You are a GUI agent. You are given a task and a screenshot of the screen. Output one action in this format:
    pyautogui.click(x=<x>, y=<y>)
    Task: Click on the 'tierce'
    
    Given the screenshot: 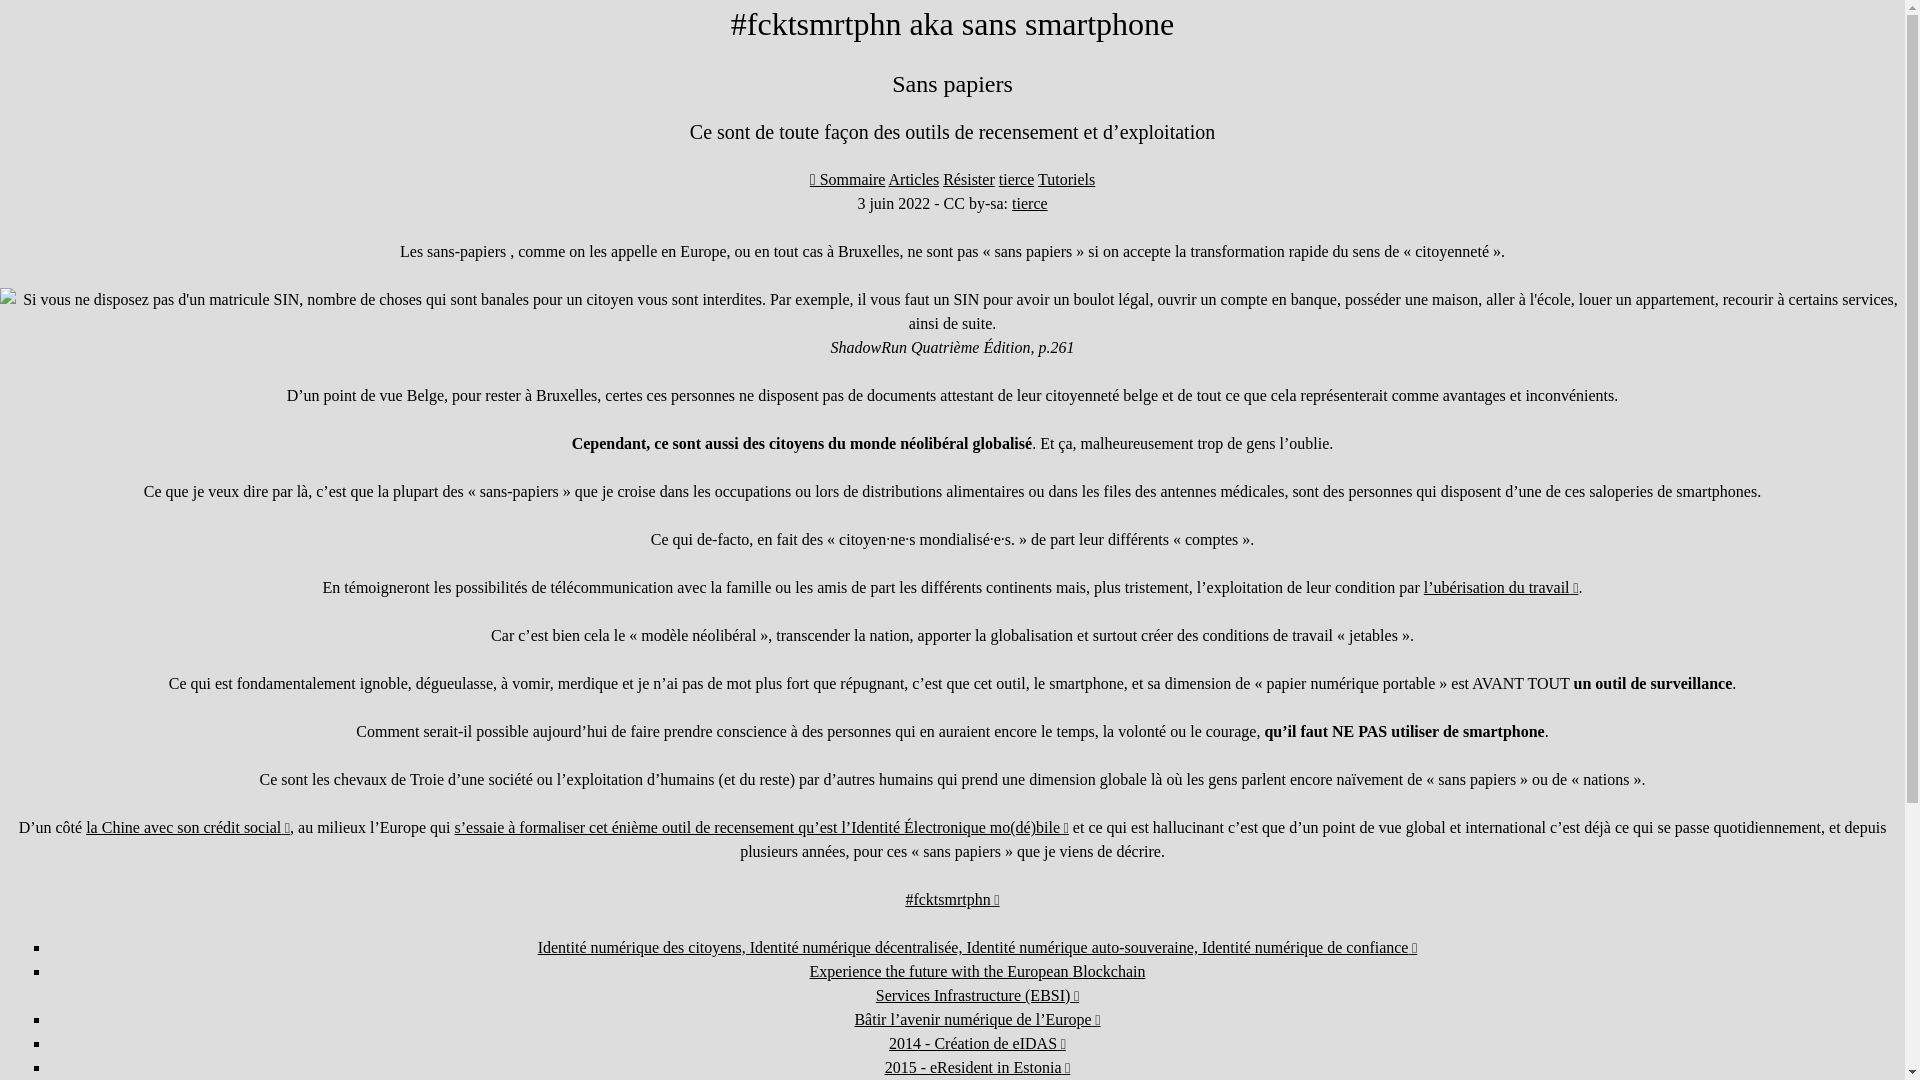 What is the action you would take?
    pyautogui.click(x=1030, y=203)
    